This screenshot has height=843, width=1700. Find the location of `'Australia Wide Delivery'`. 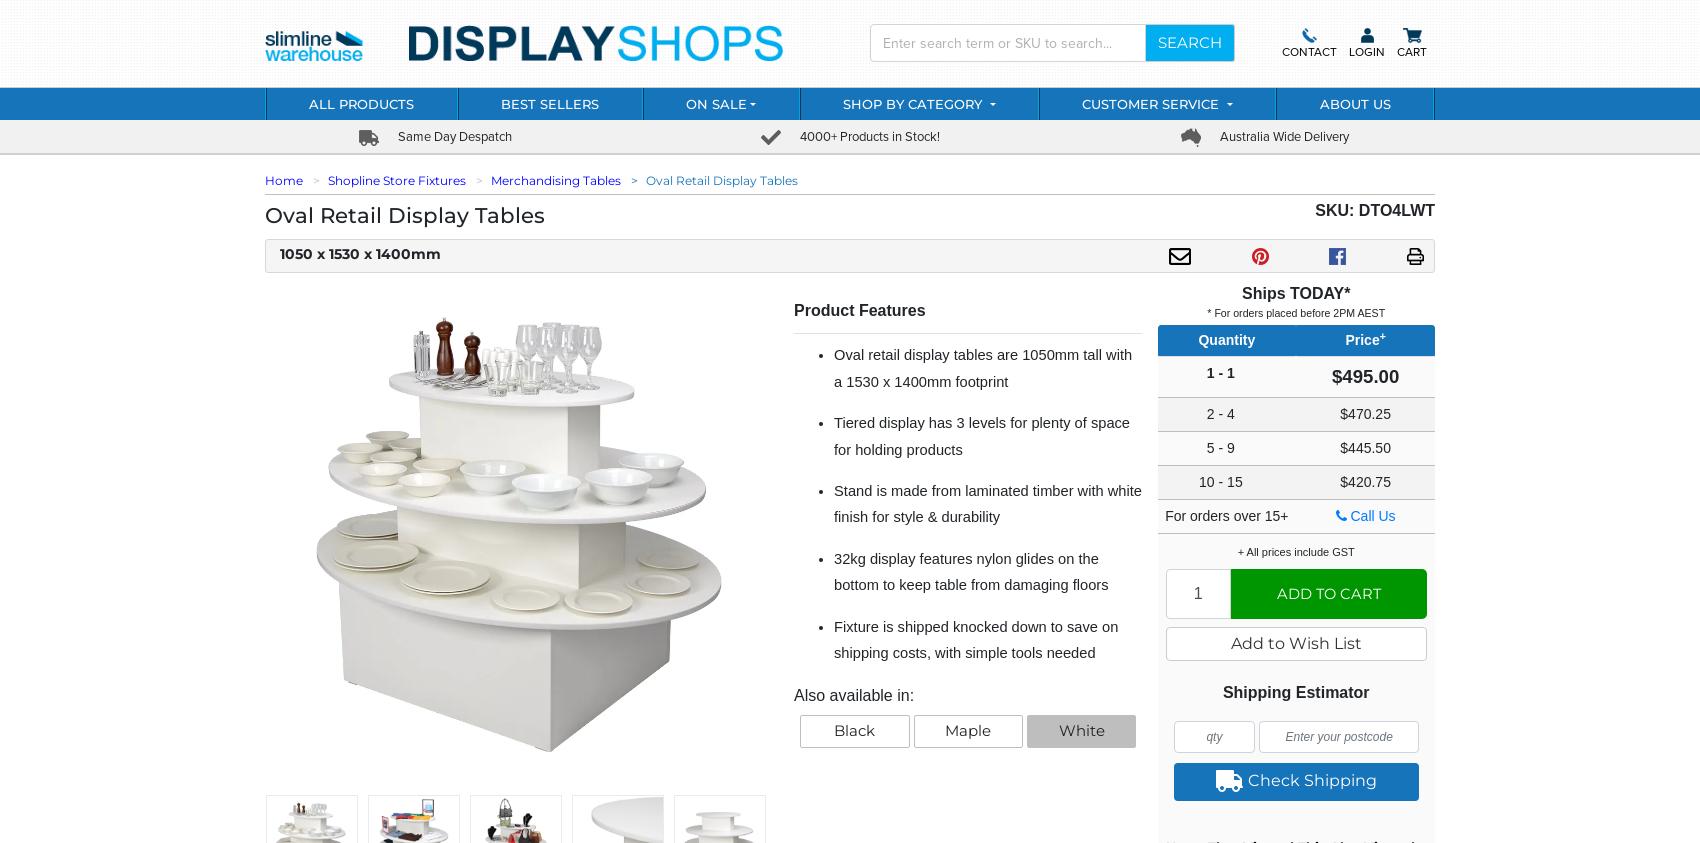

'Australia Wide Delivery' is located at coordinates (1282, 135).